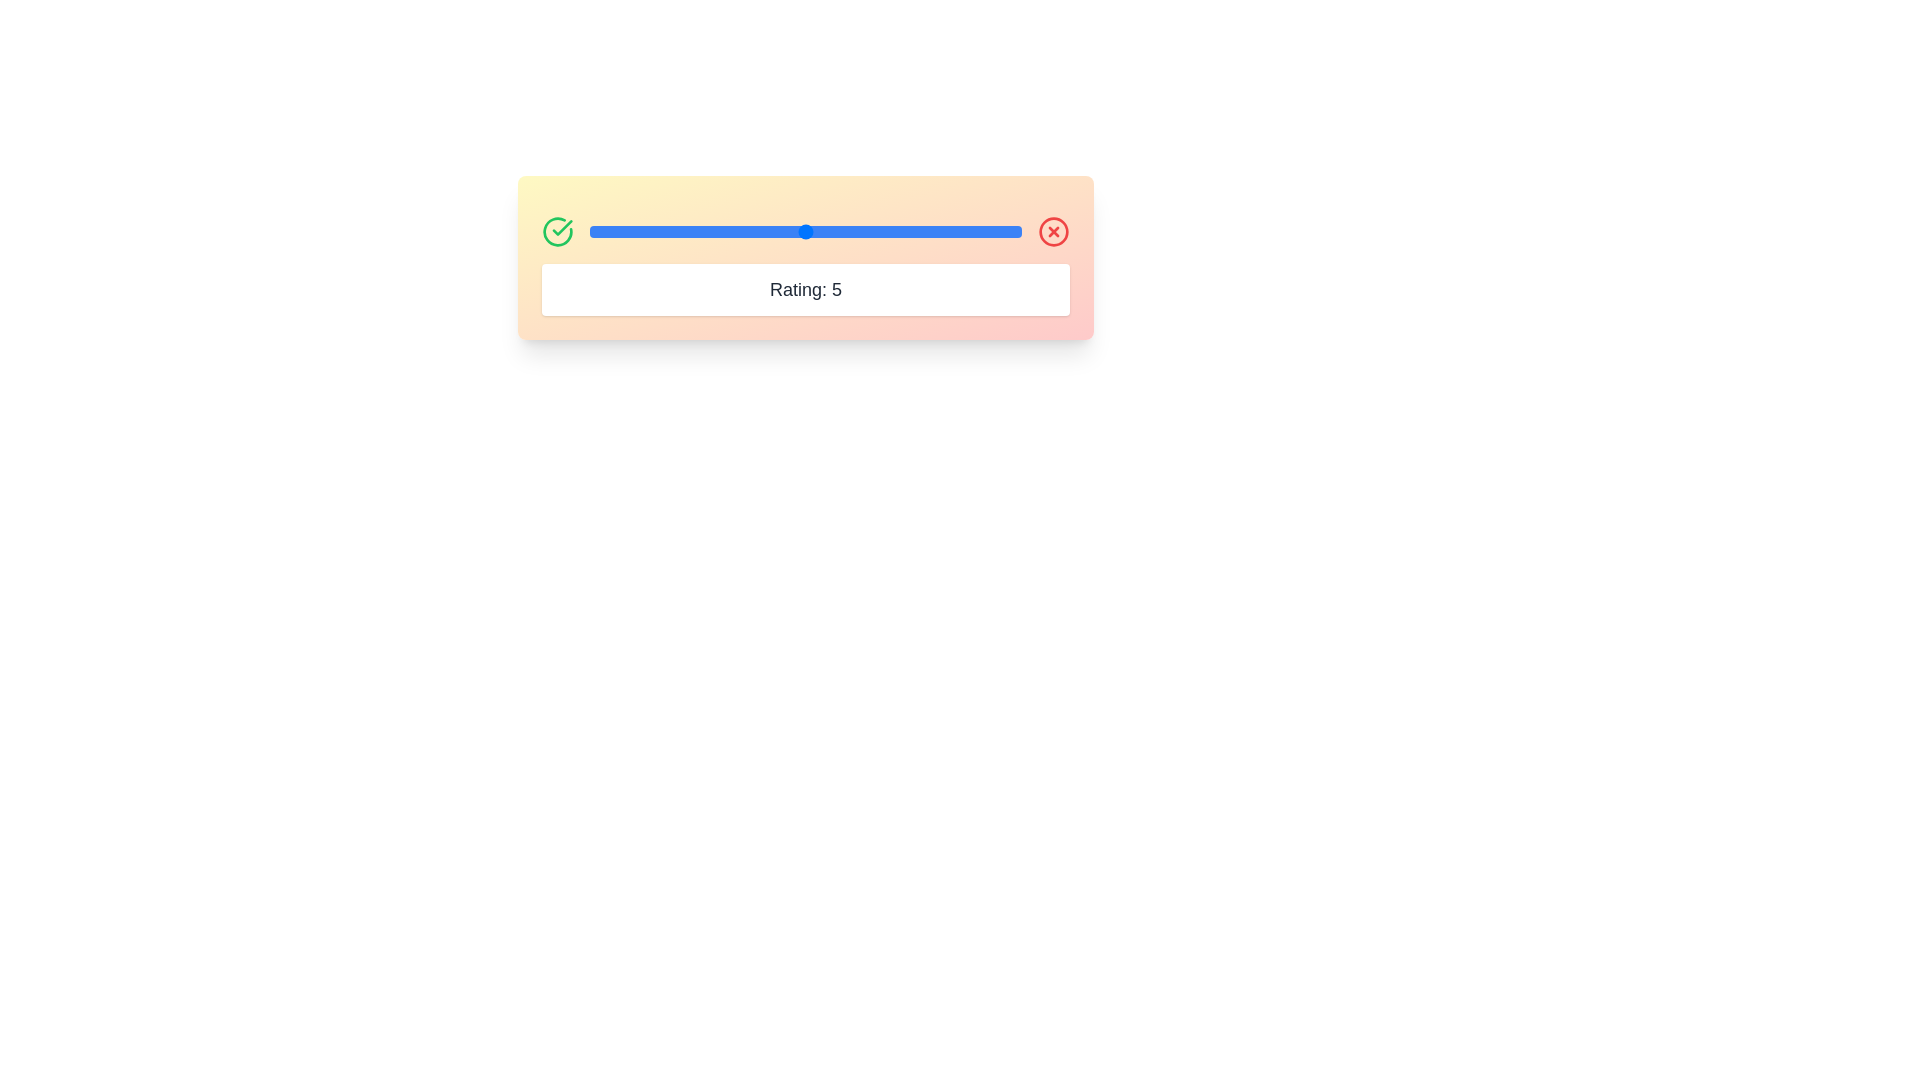 This screenshot has height=1080, width=1920. What do you see at coordinates (632, 230) in the screenshot?
I see `the rating` at bounding box center [632, 230].